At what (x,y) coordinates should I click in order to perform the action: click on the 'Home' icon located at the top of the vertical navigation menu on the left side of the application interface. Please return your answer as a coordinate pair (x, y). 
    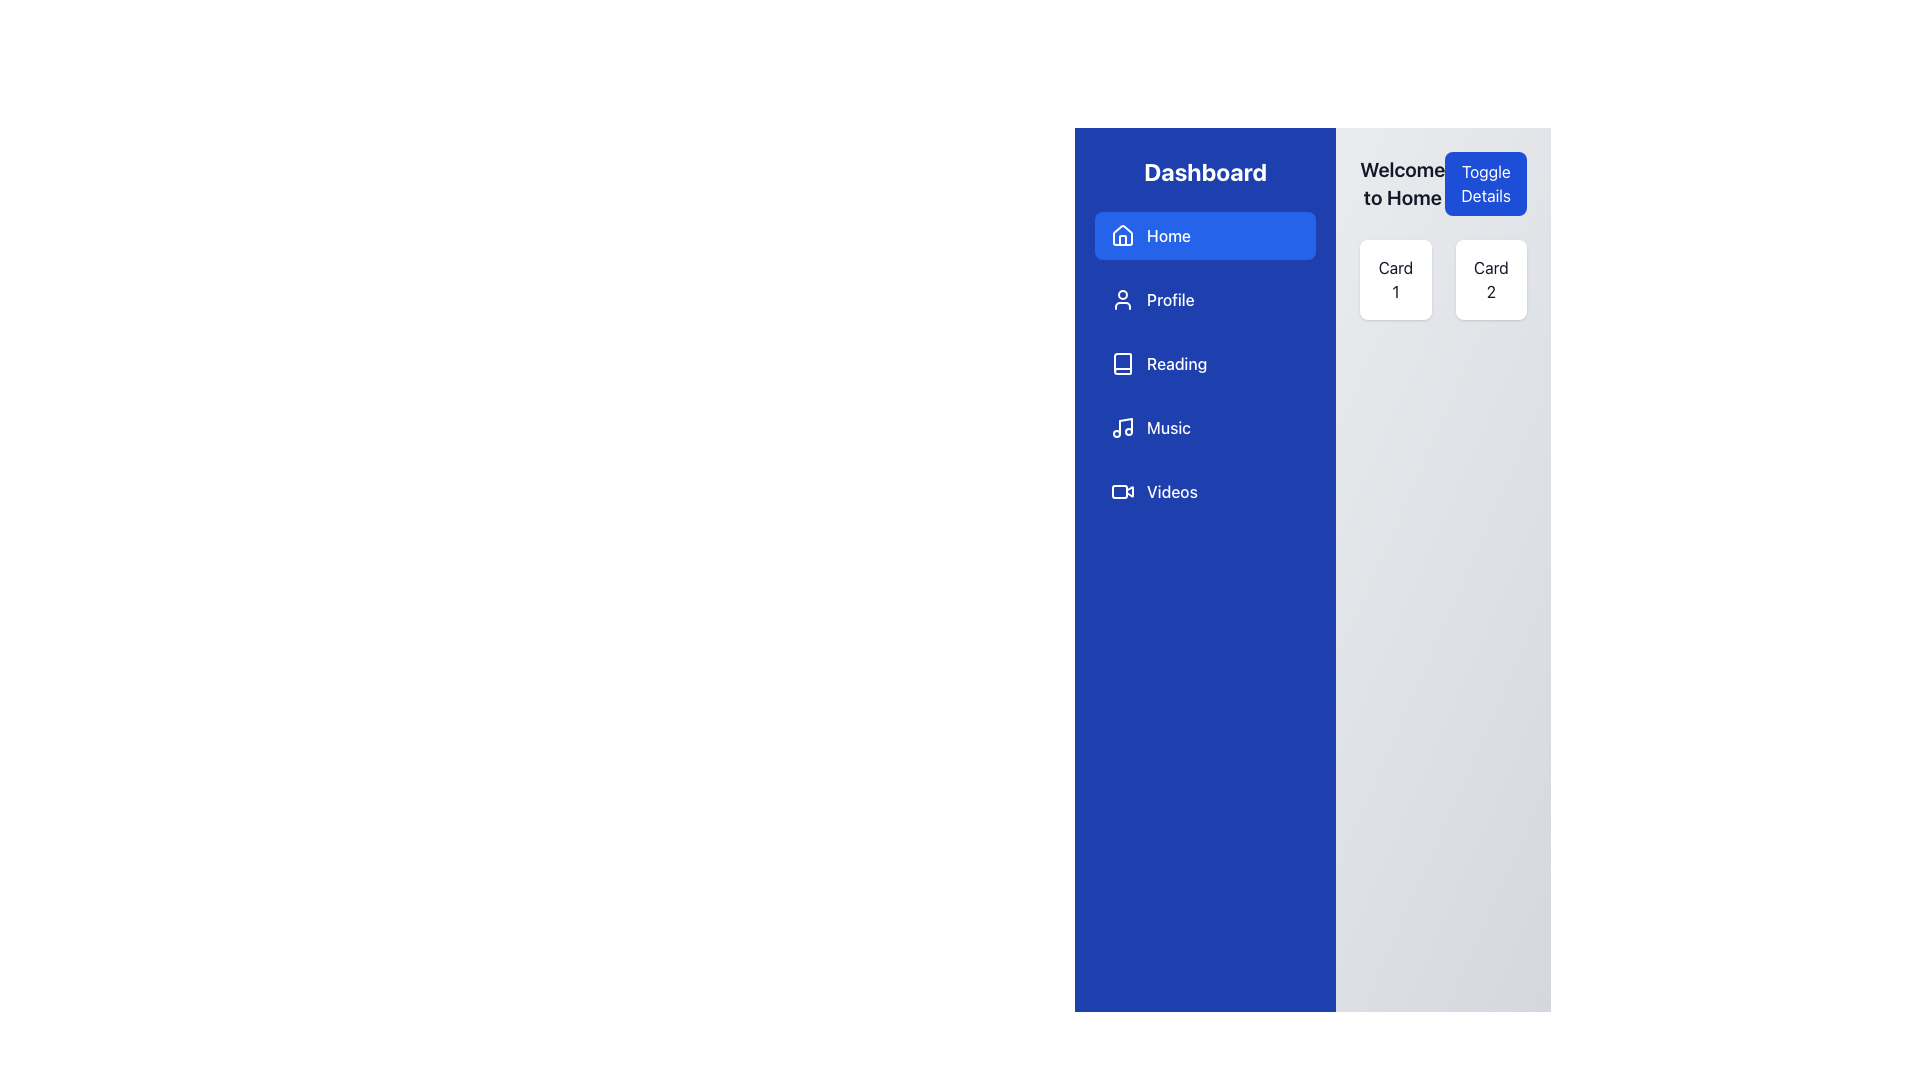
    Looking at the image, I should click on (1123, 234).